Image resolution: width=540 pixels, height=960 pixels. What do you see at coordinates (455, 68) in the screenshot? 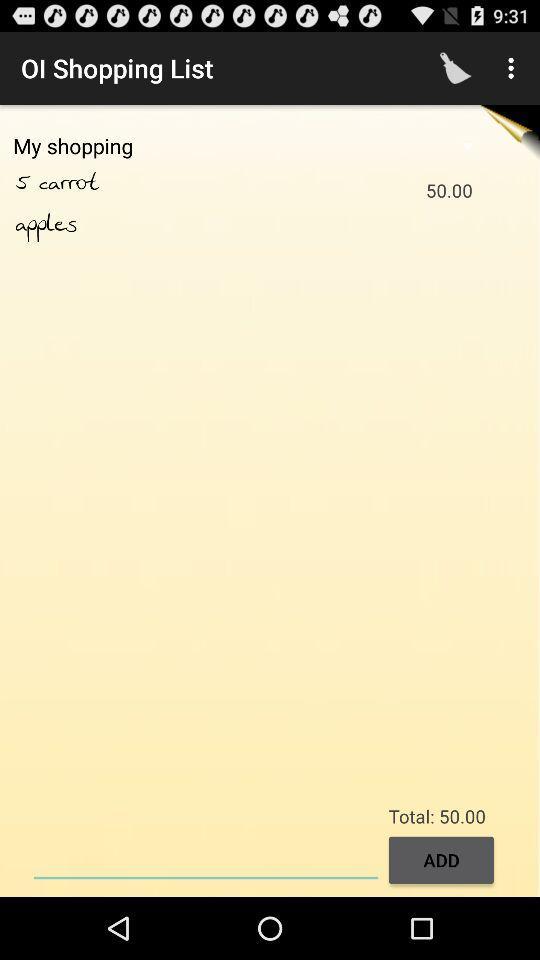
I see `the app above the my shopping item` at bounding box center [455, 68].